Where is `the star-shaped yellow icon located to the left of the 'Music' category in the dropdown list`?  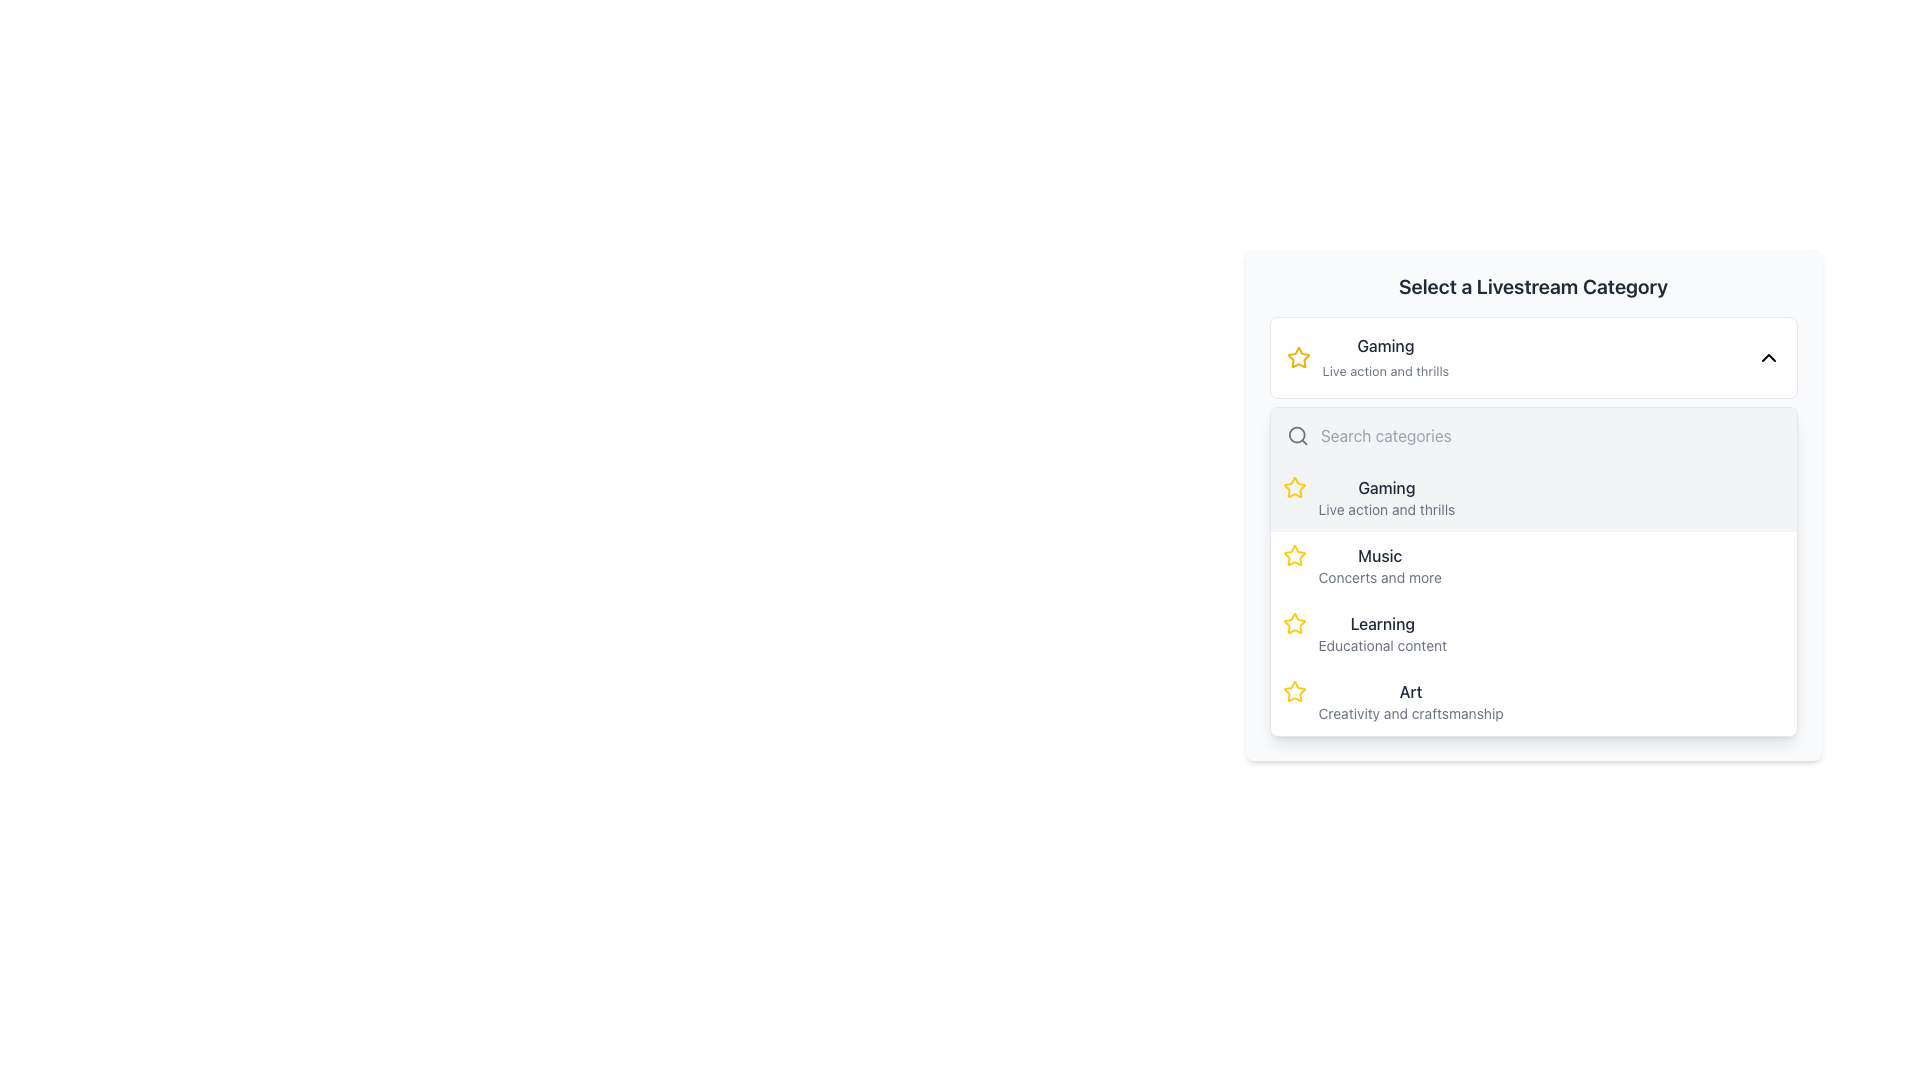 the star-shaped yellow icon located to the left of the 'Music' category in the dropdown list is located at coordinates (1294, 555).